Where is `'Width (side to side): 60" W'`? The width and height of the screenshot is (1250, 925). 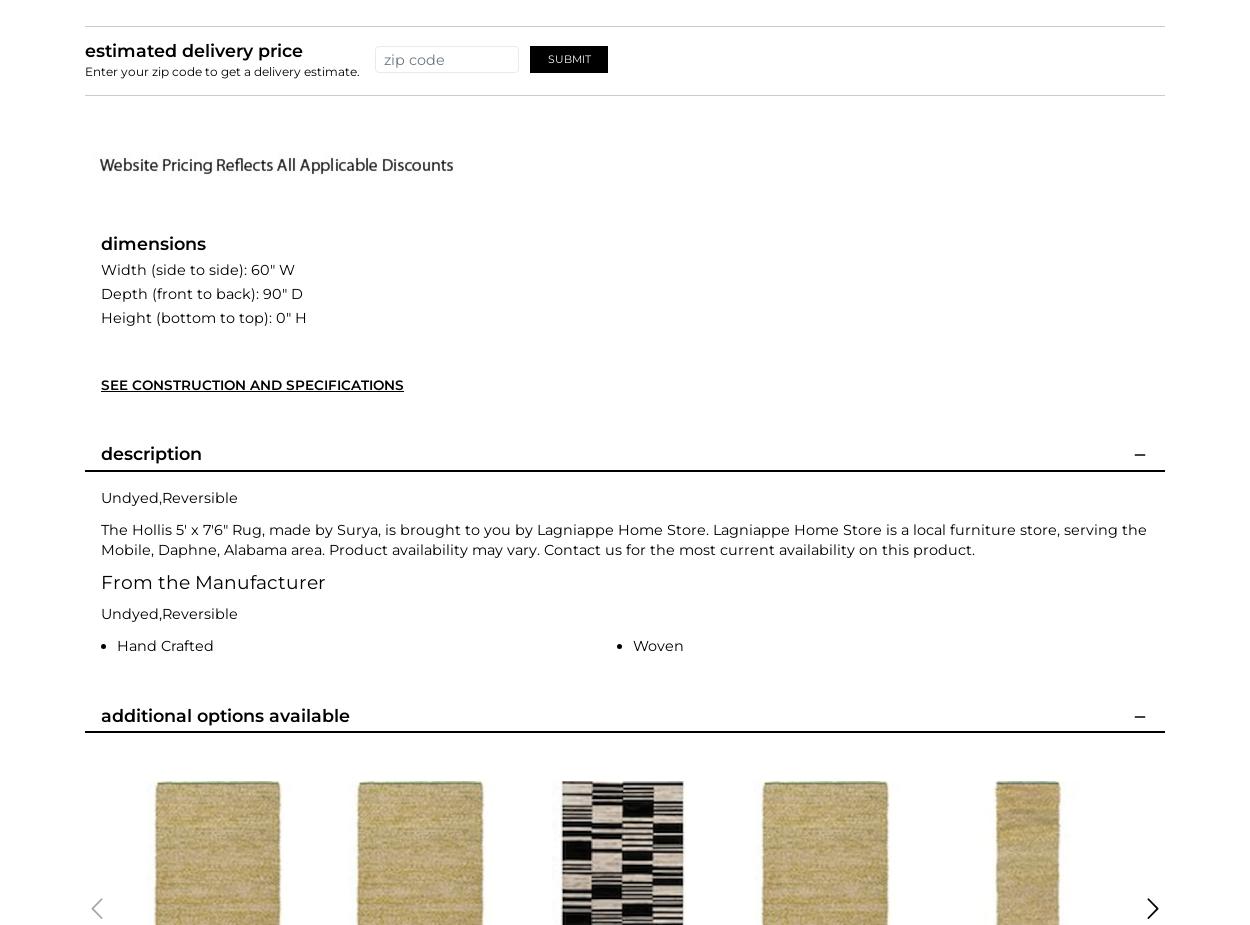
'Width (side to side): 60" W' is located at coordinates (197, 267).